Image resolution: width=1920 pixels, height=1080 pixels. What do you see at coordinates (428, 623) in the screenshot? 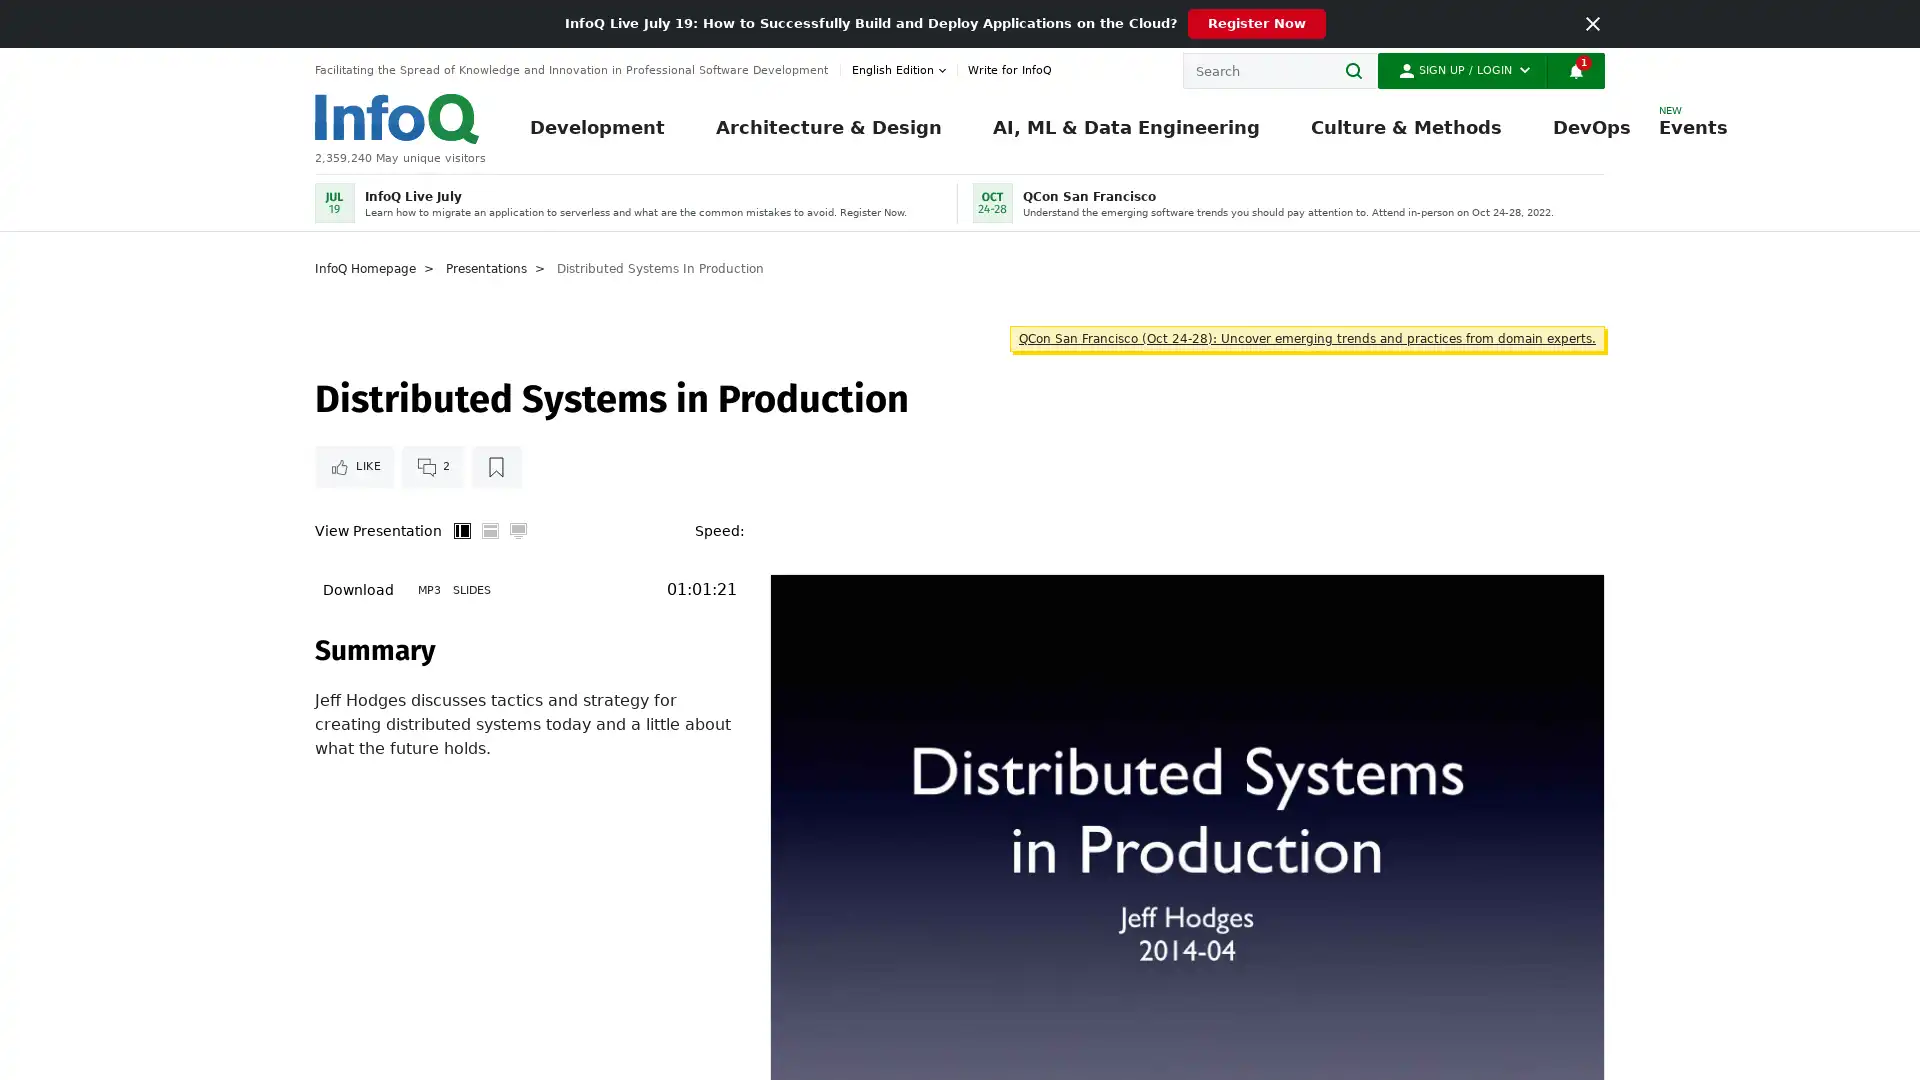
I see `MP3` at bounding box center [428, 623].